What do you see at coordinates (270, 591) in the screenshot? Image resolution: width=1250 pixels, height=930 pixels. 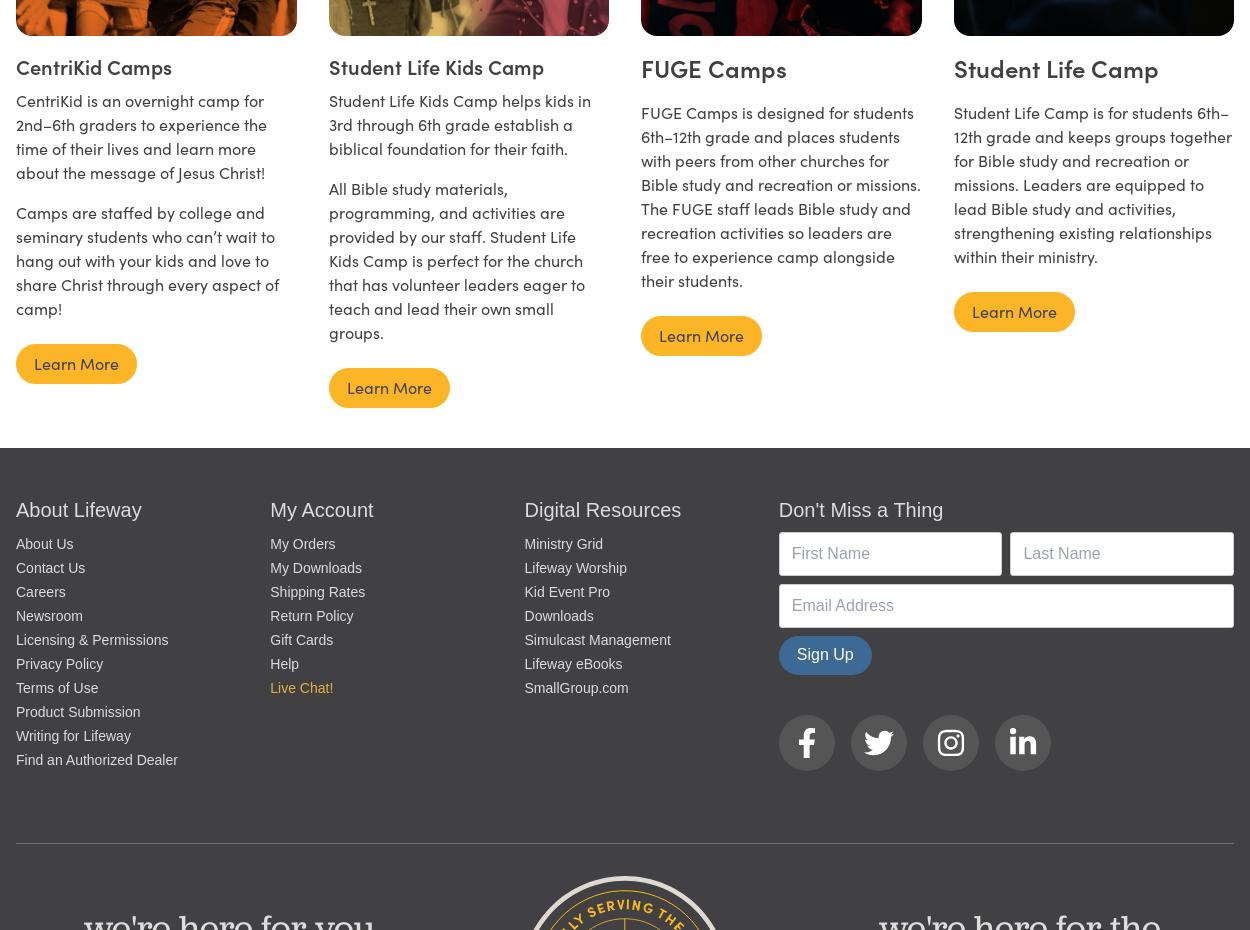 I see `'Shipping Rates'` at bounding box center [270, 591].